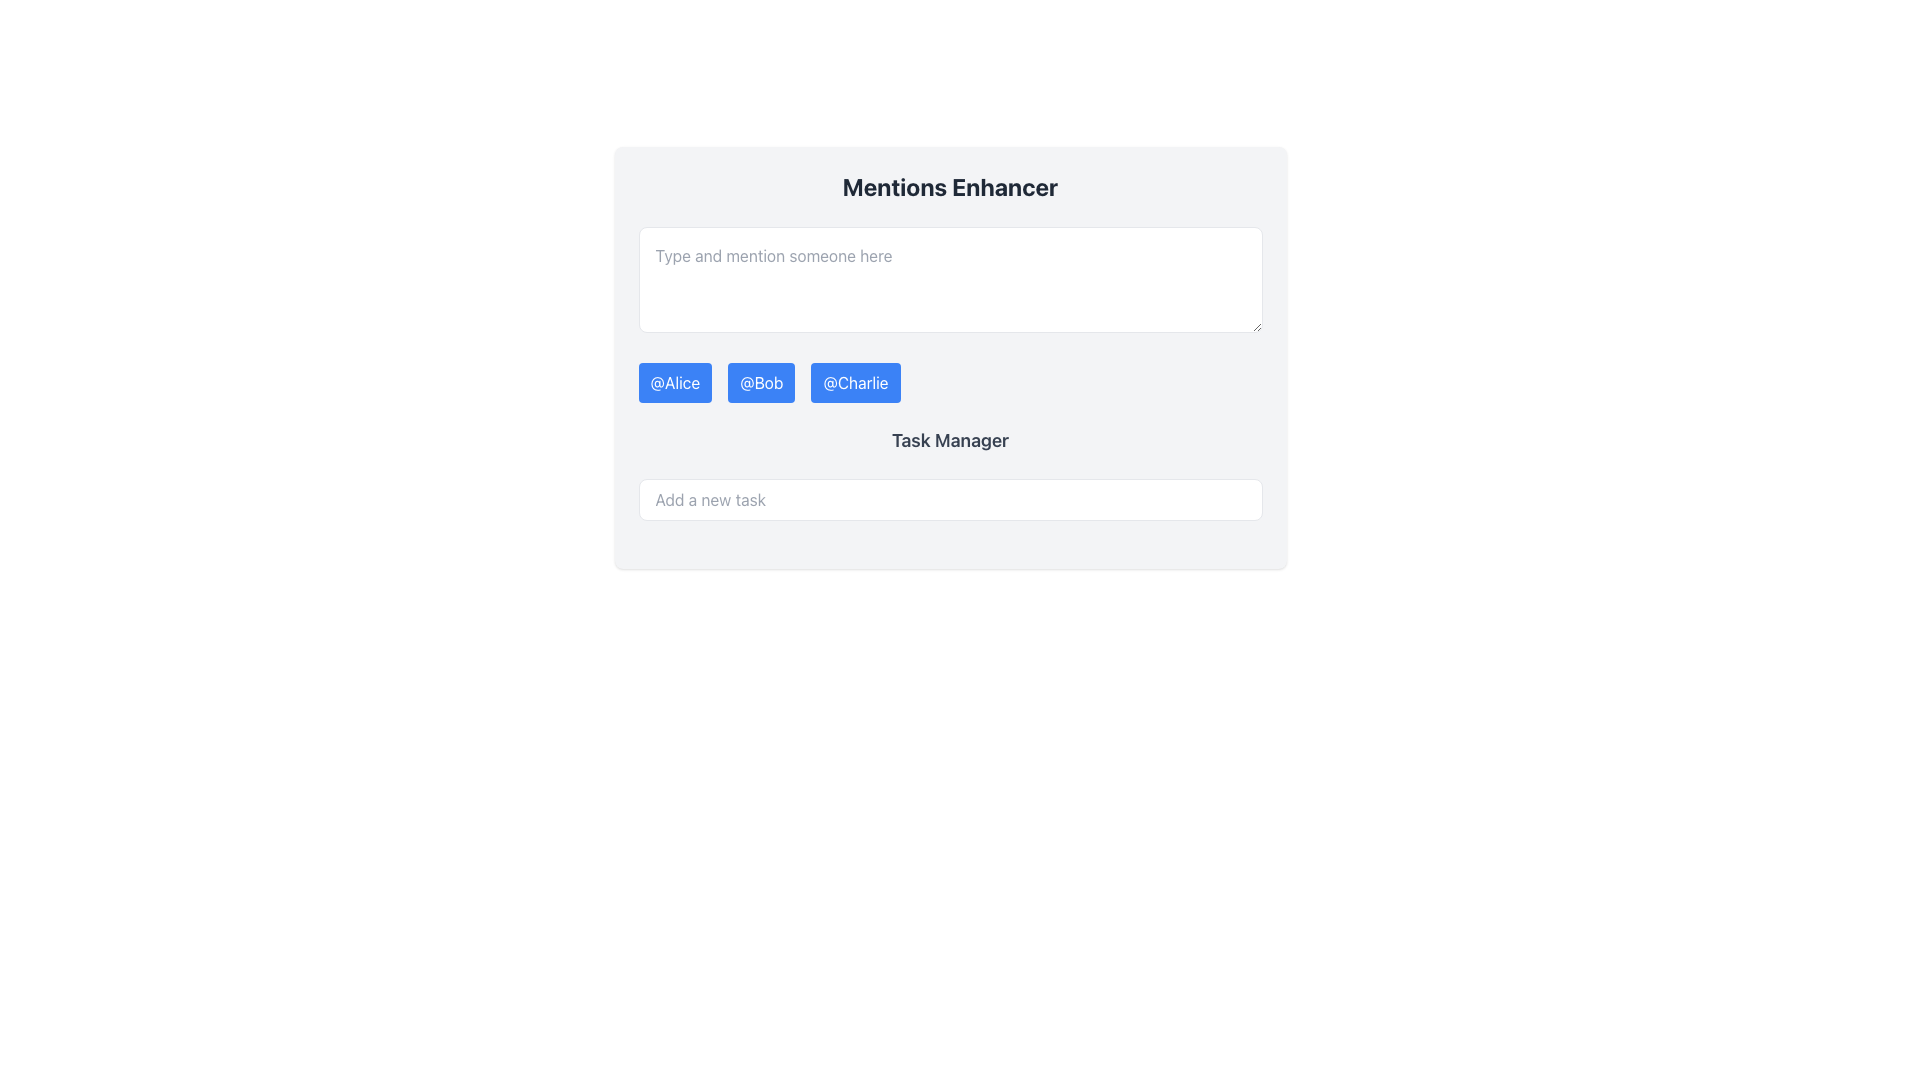 The height and width of the screenshot is (1080, 1920). I want to click on a selection within the text area input field located in the 'Mentions Enhancer' card, positioned below the title and above the buttons '@Alice', '@Bob', and '@Charlie', so click(949, 280).